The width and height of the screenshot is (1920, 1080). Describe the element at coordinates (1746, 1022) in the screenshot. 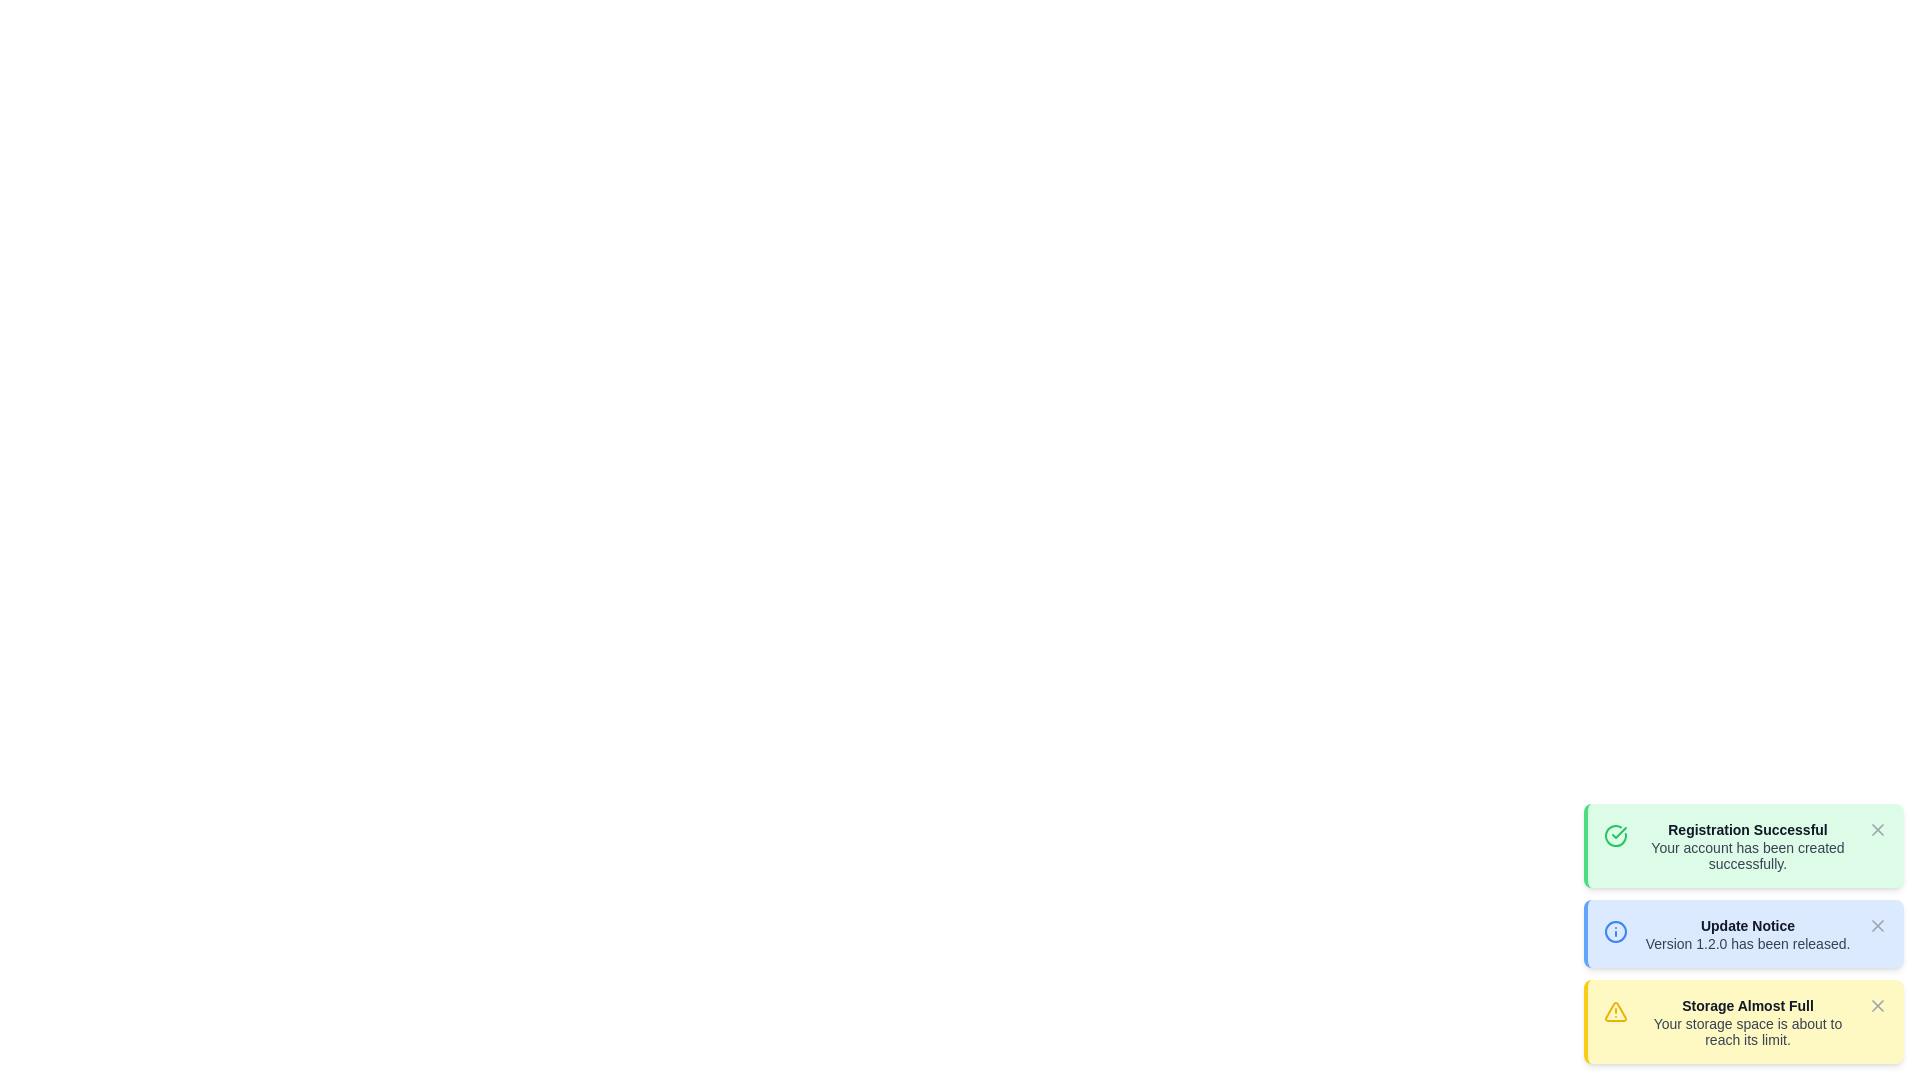

I see `information displayed in the yellow alert box which informs the user that their storage is nearing its limit, located at the bottom of the notifications on the right side of the interface` at that location.